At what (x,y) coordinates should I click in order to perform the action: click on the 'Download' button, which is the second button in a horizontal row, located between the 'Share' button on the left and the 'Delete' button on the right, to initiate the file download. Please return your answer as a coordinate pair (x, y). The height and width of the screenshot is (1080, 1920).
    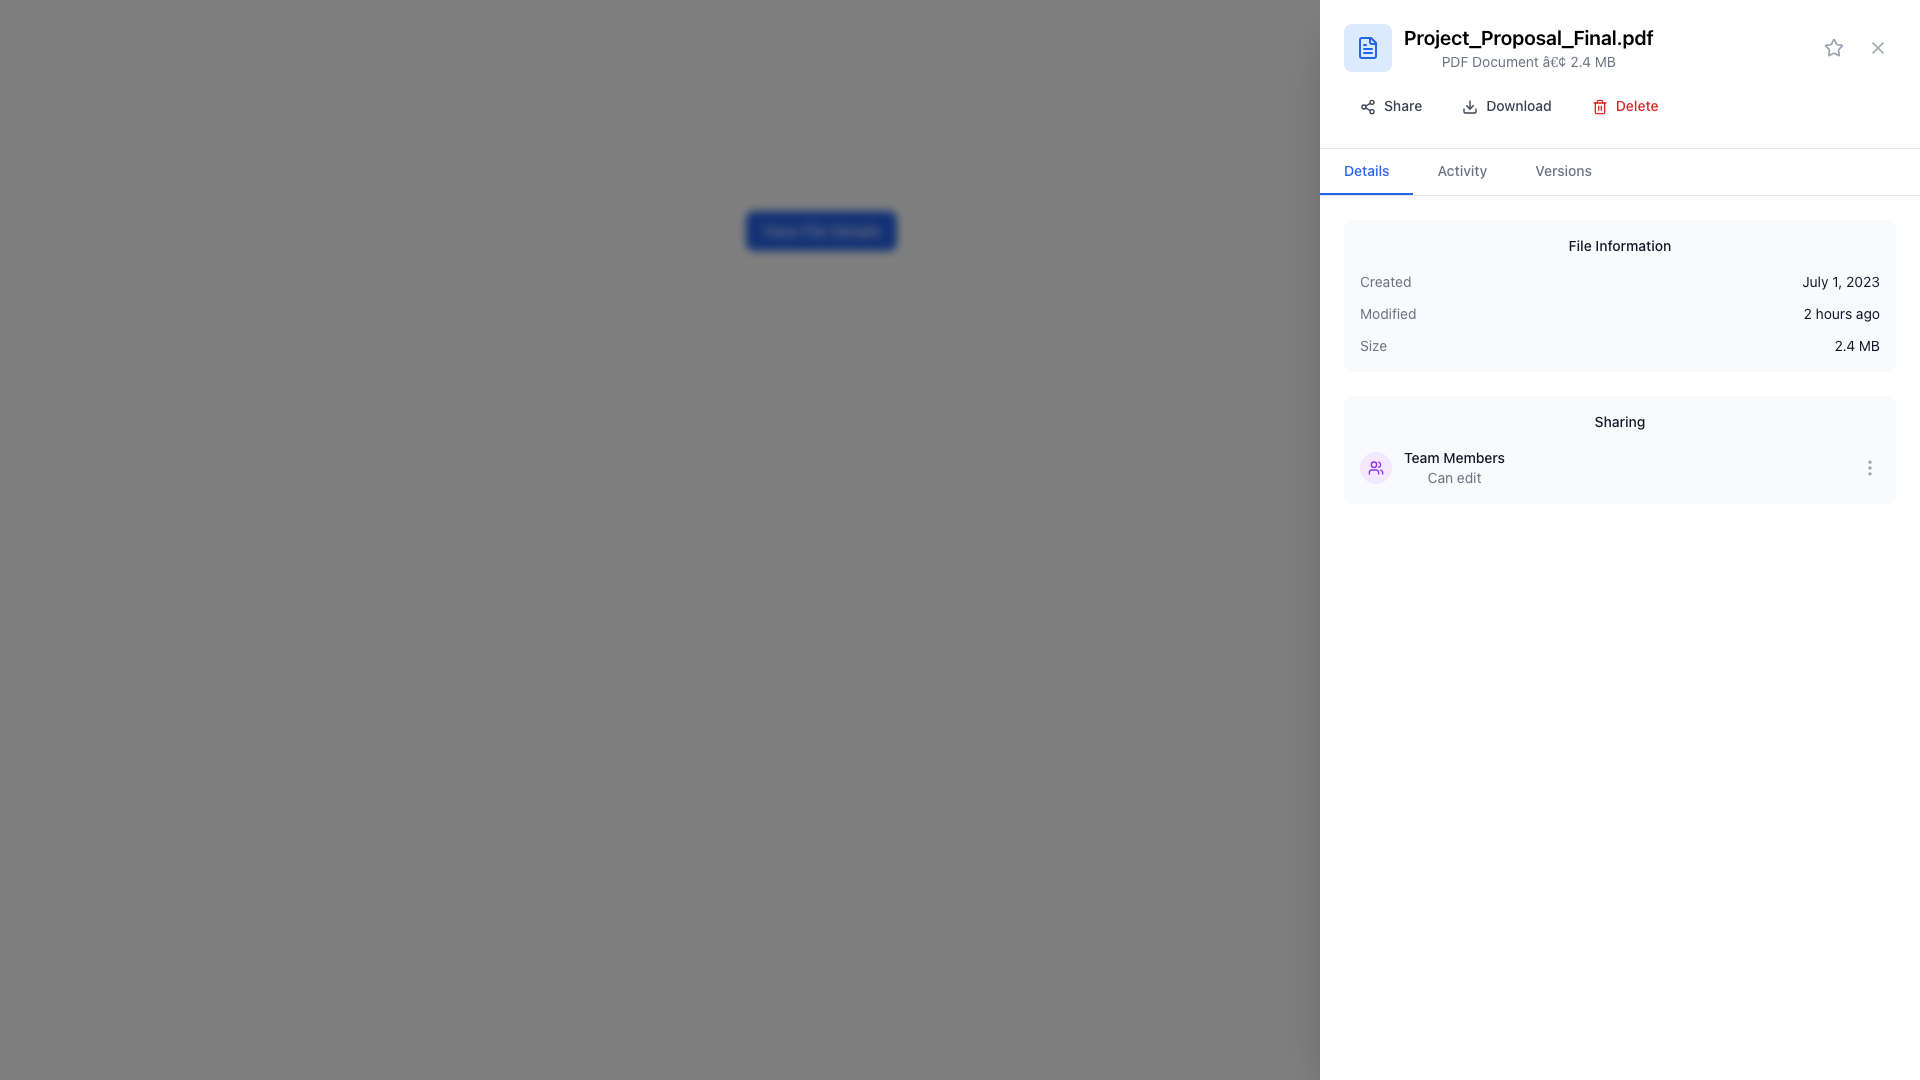
    Looking at the image, I should click on (1507, 105).